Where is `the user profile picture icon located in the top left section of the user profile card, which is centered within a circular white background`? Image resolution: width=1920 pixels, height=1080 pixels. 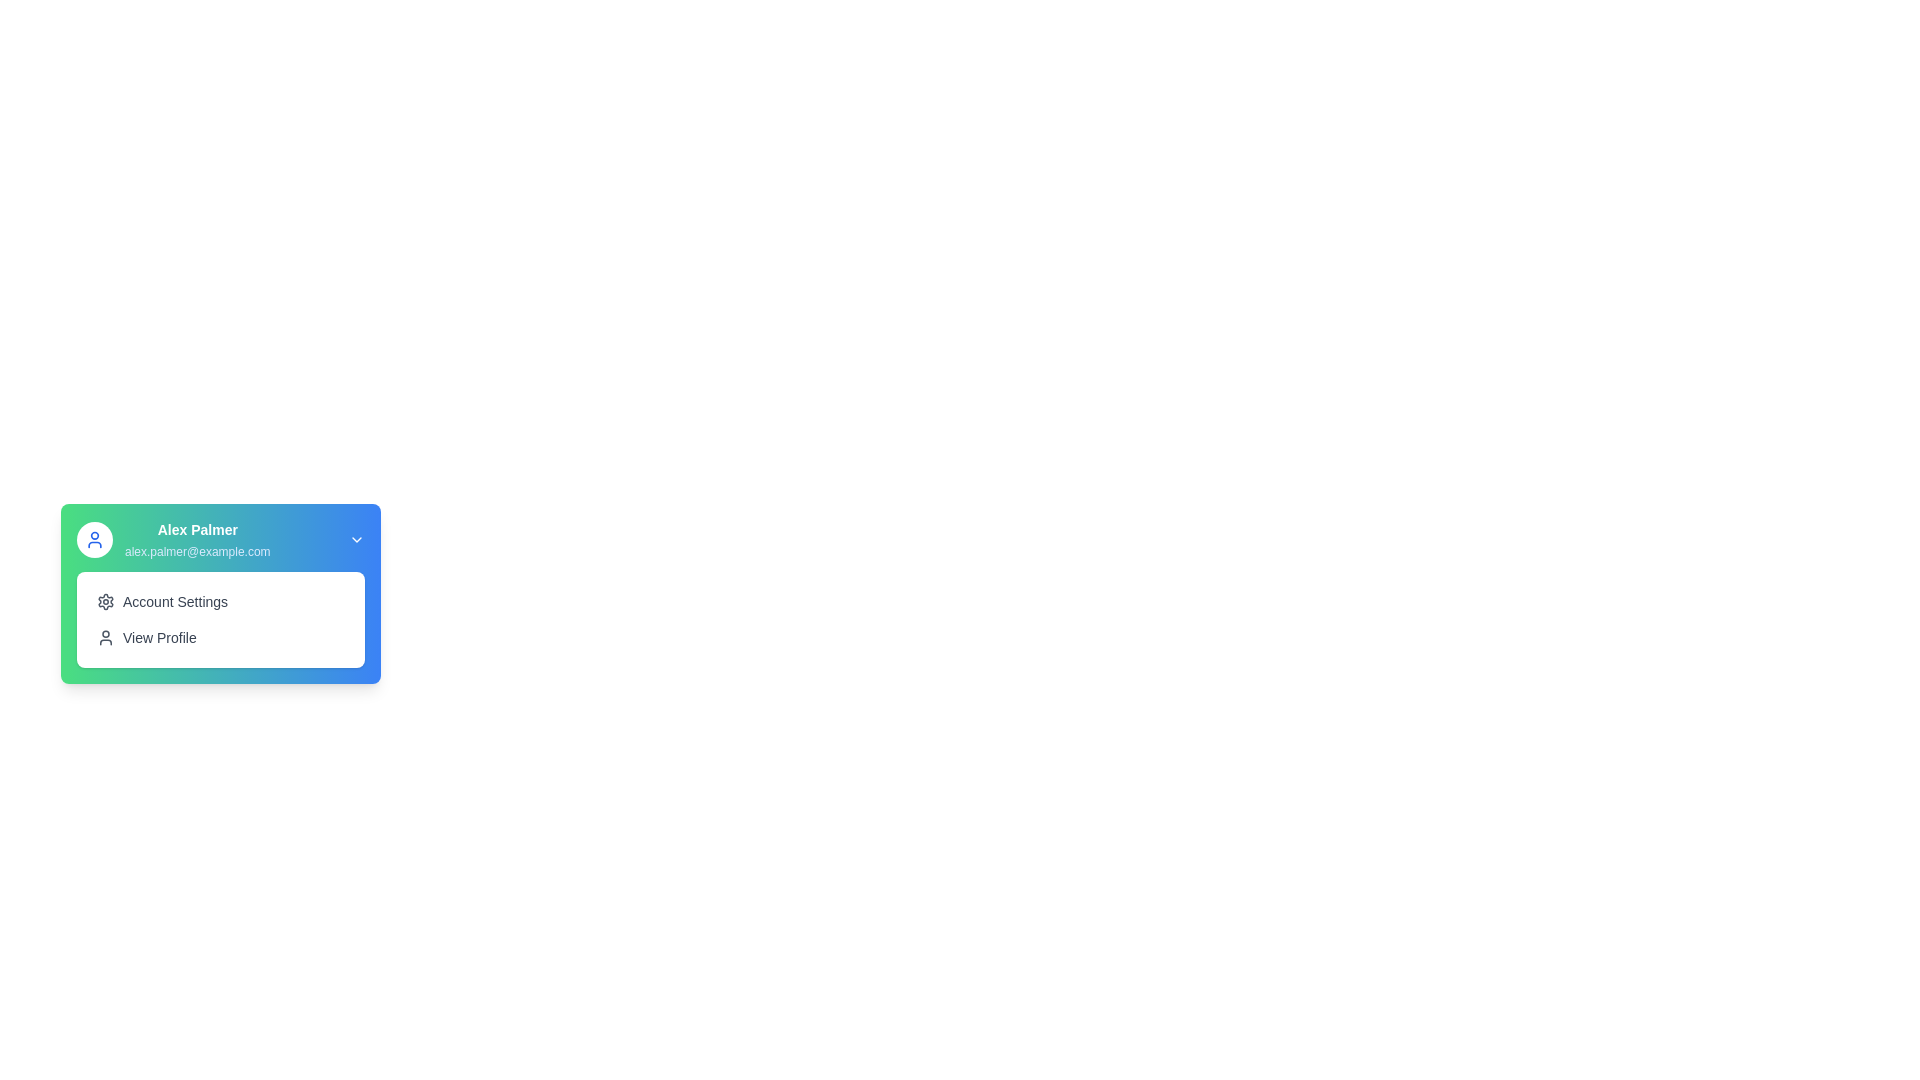
the user profile picture icon located in the top left section of the user profile card, which is centered within a circular white background is located at coordinates (94, 540).